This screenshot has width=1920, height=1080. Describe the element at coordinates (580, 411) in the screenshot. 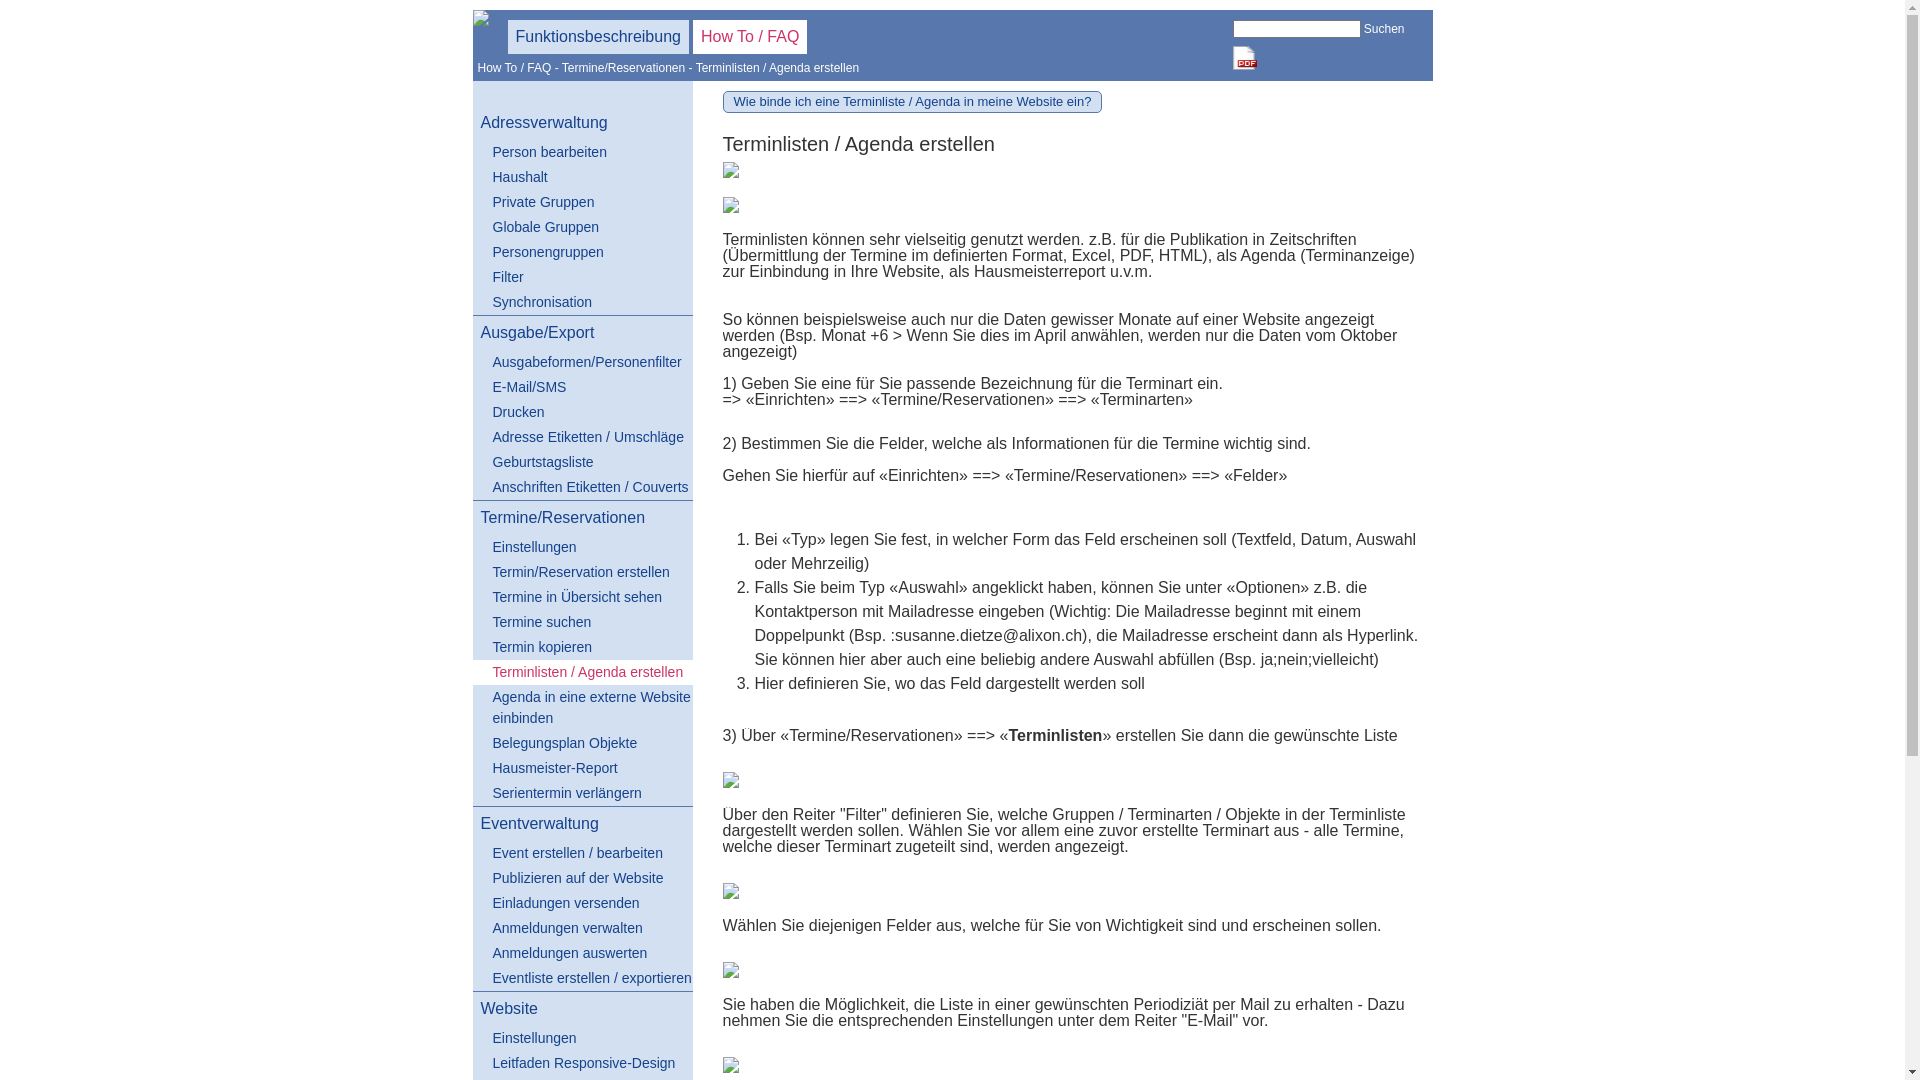

I see `'Drucken'` at that location.